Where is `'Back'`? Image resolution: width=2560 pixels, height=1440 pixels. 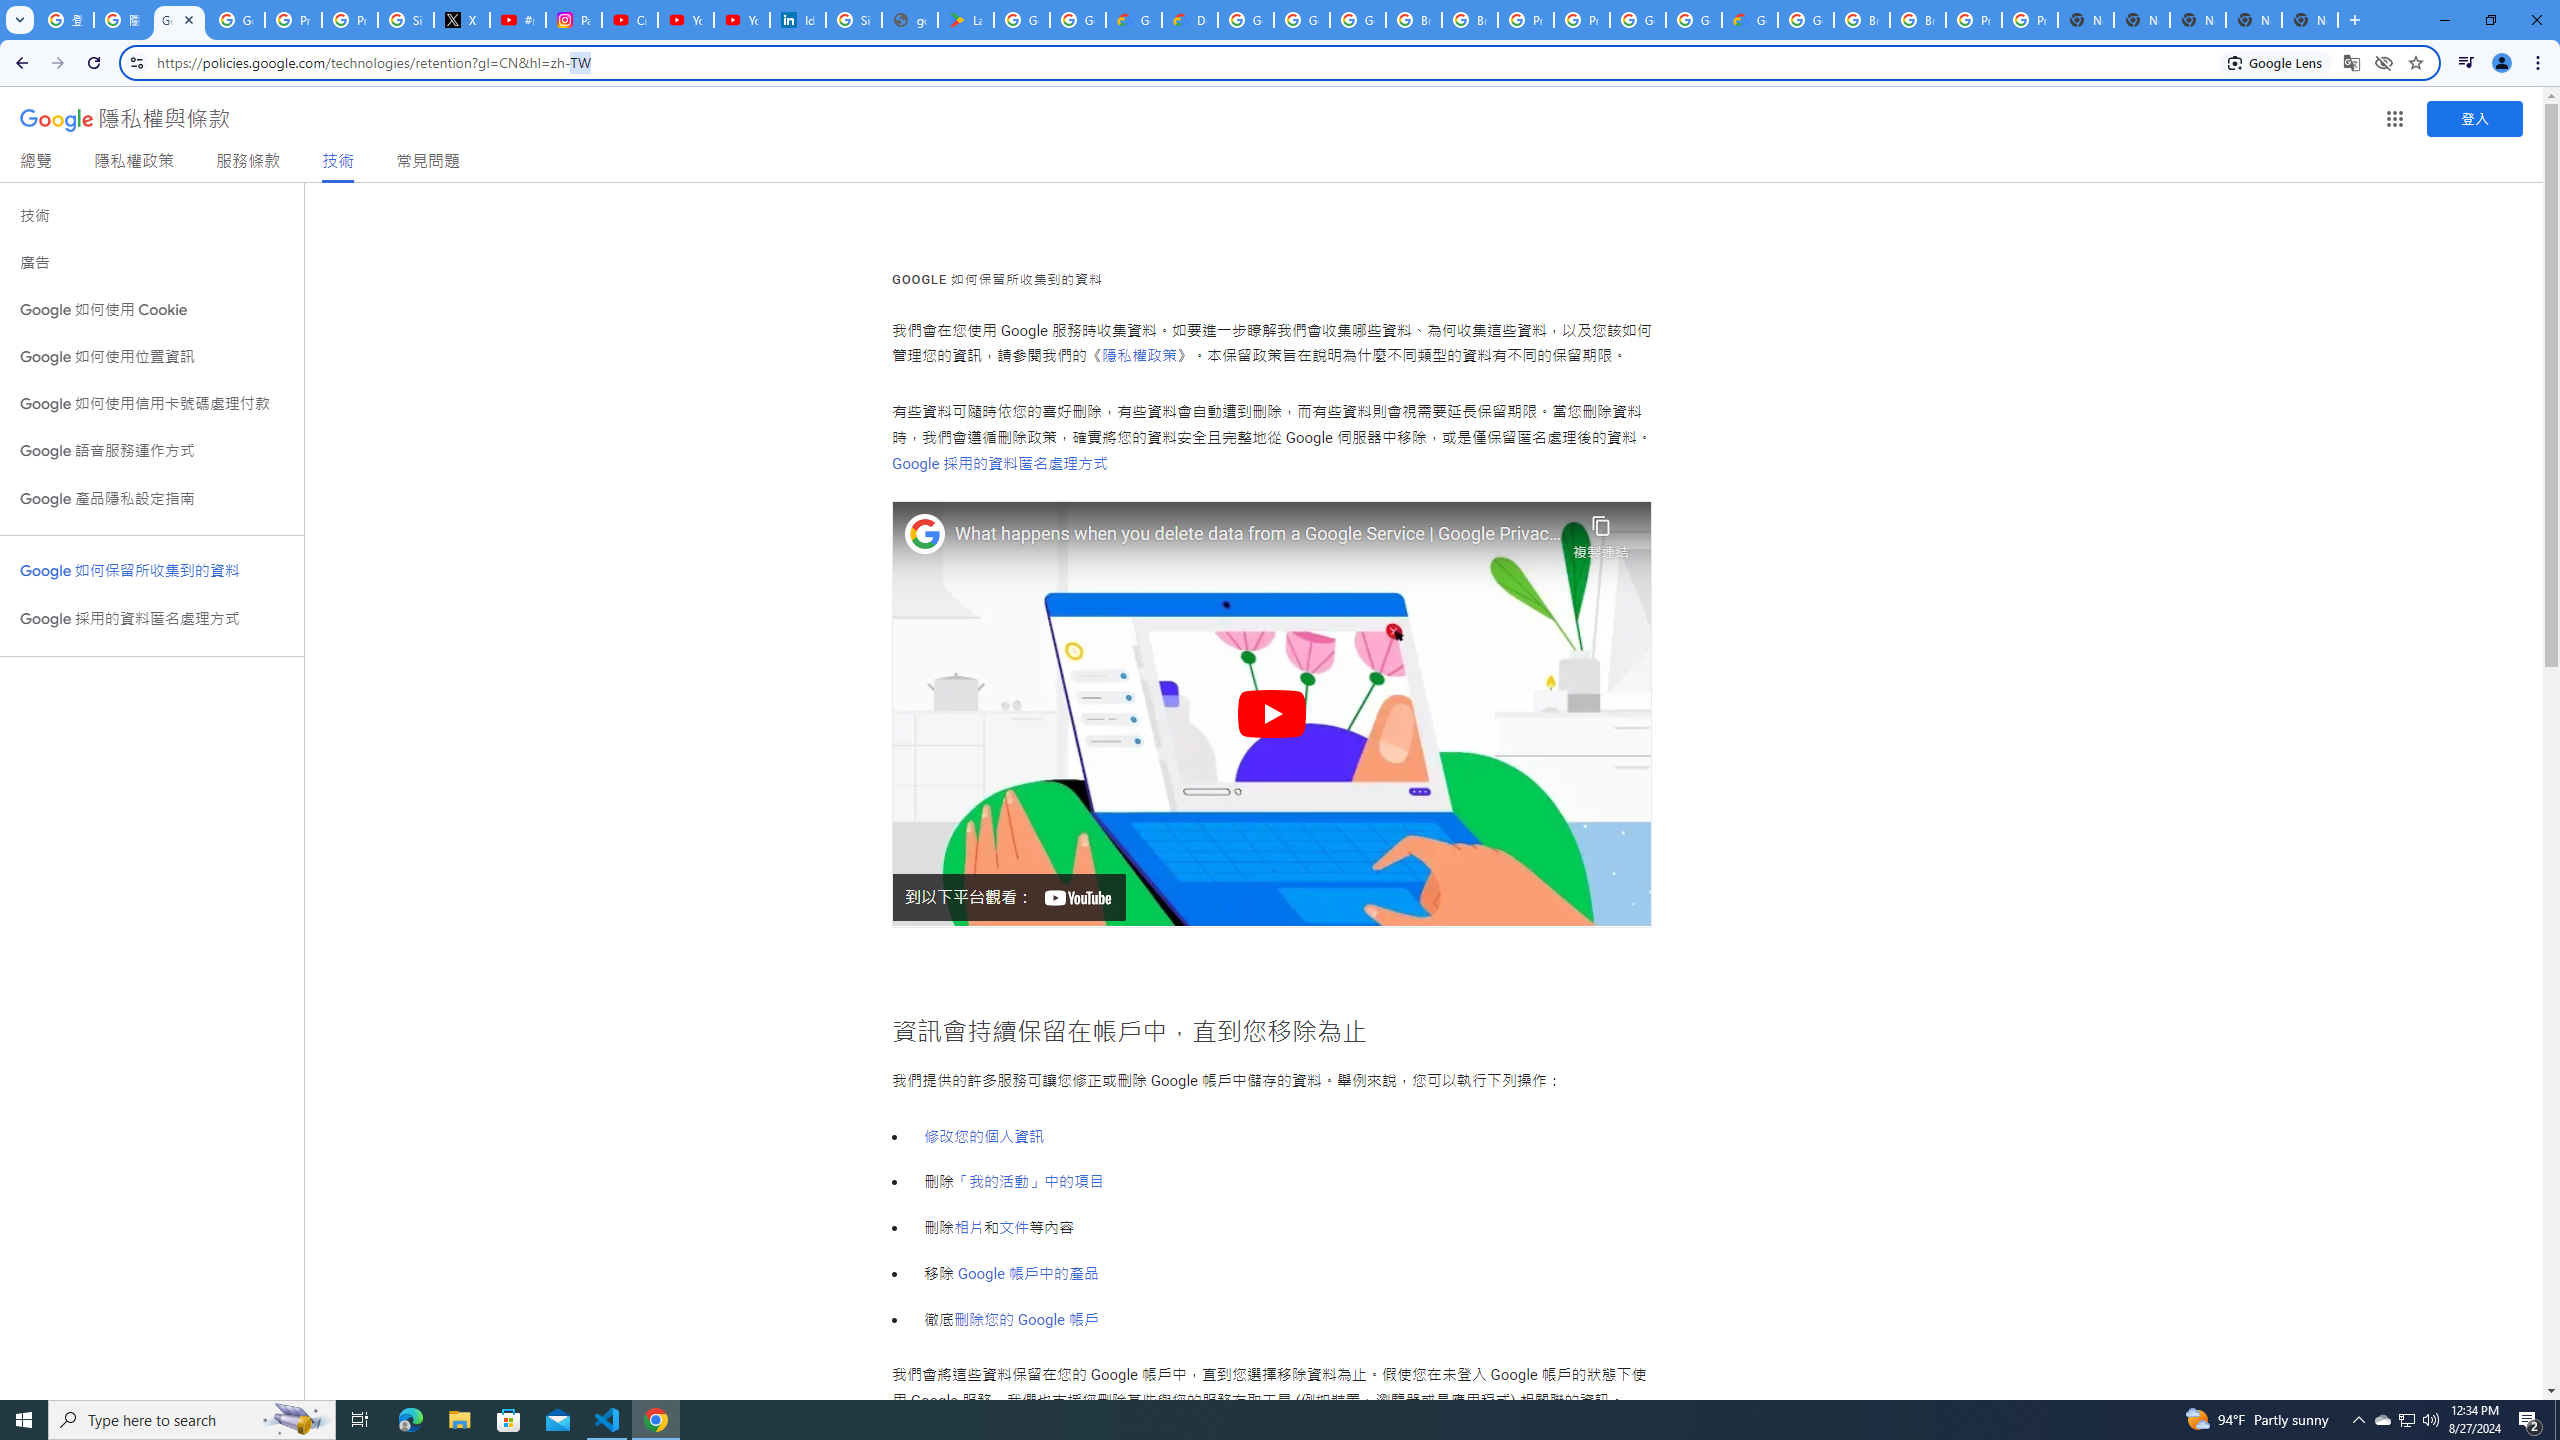 'Back' is located at coordinates (19, 62).